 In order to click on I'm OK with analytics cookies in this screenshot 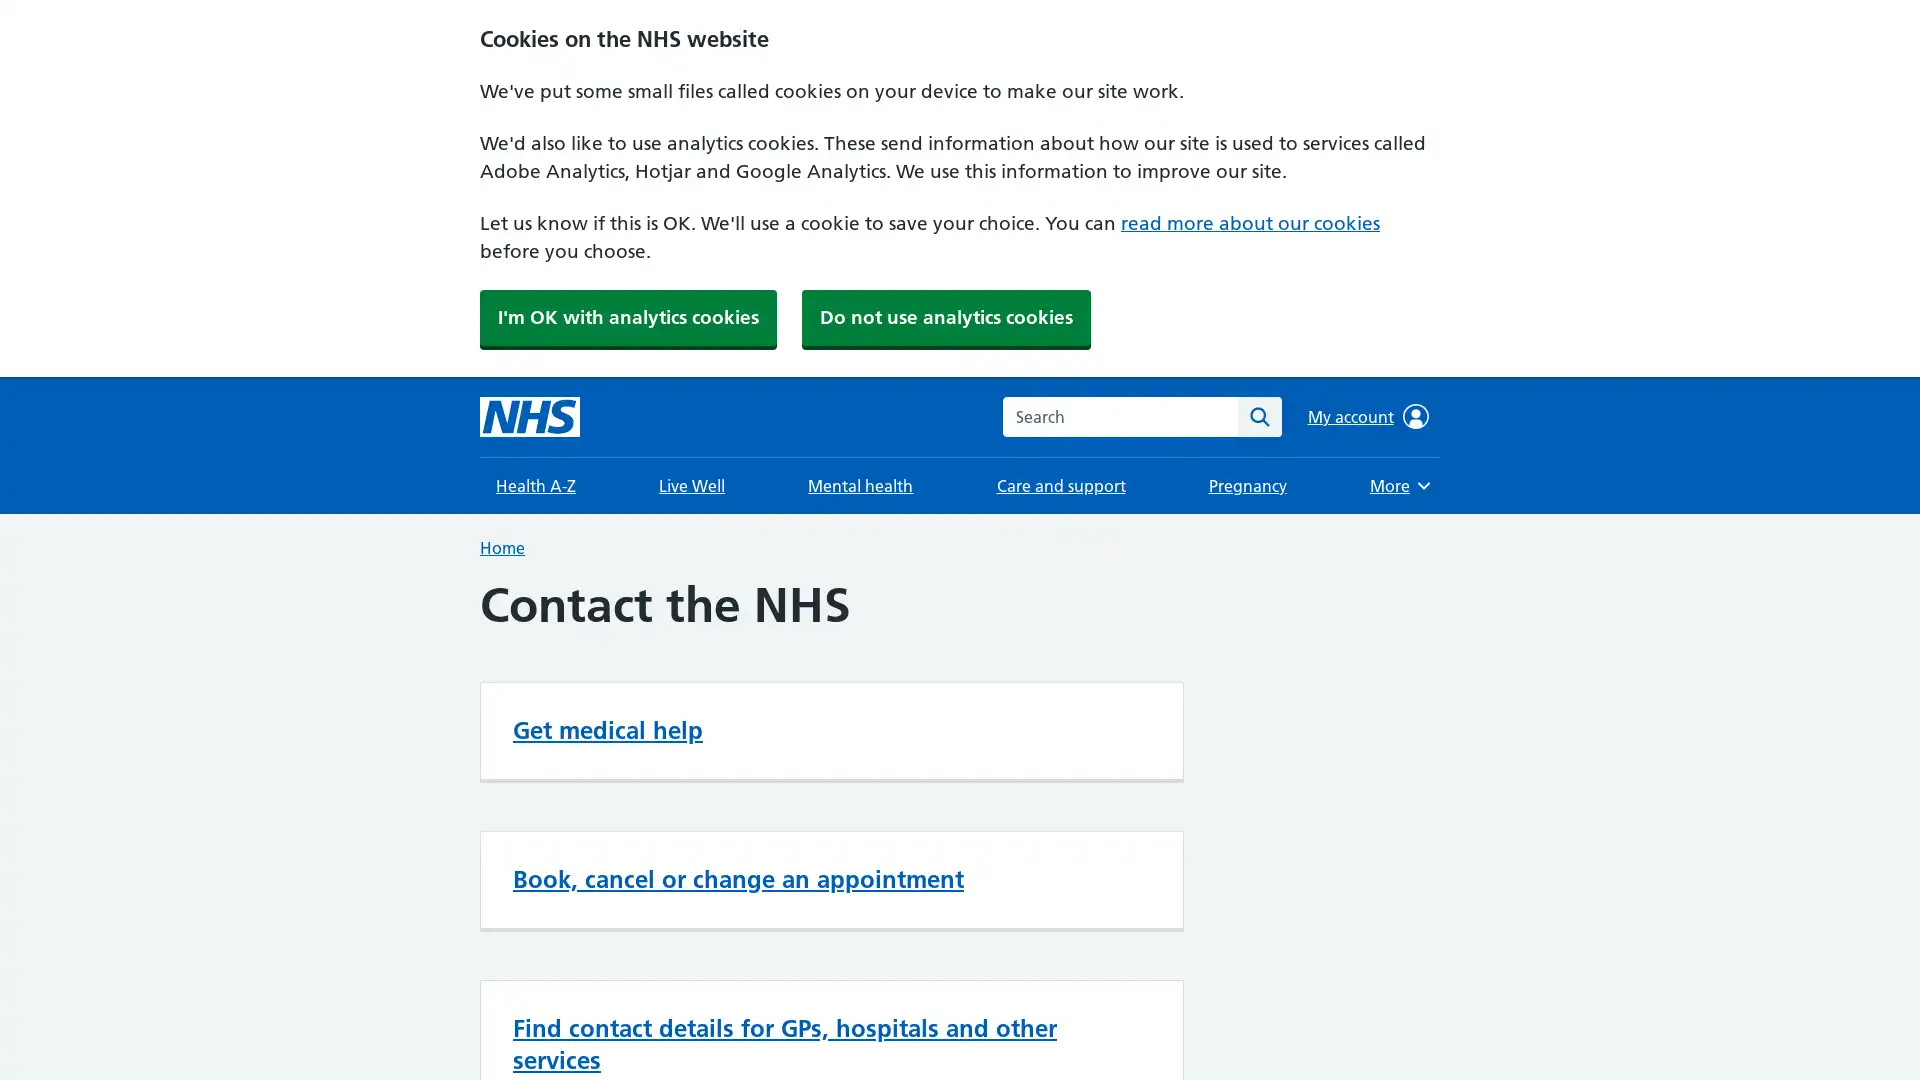, I will do `click(627, 316)`.